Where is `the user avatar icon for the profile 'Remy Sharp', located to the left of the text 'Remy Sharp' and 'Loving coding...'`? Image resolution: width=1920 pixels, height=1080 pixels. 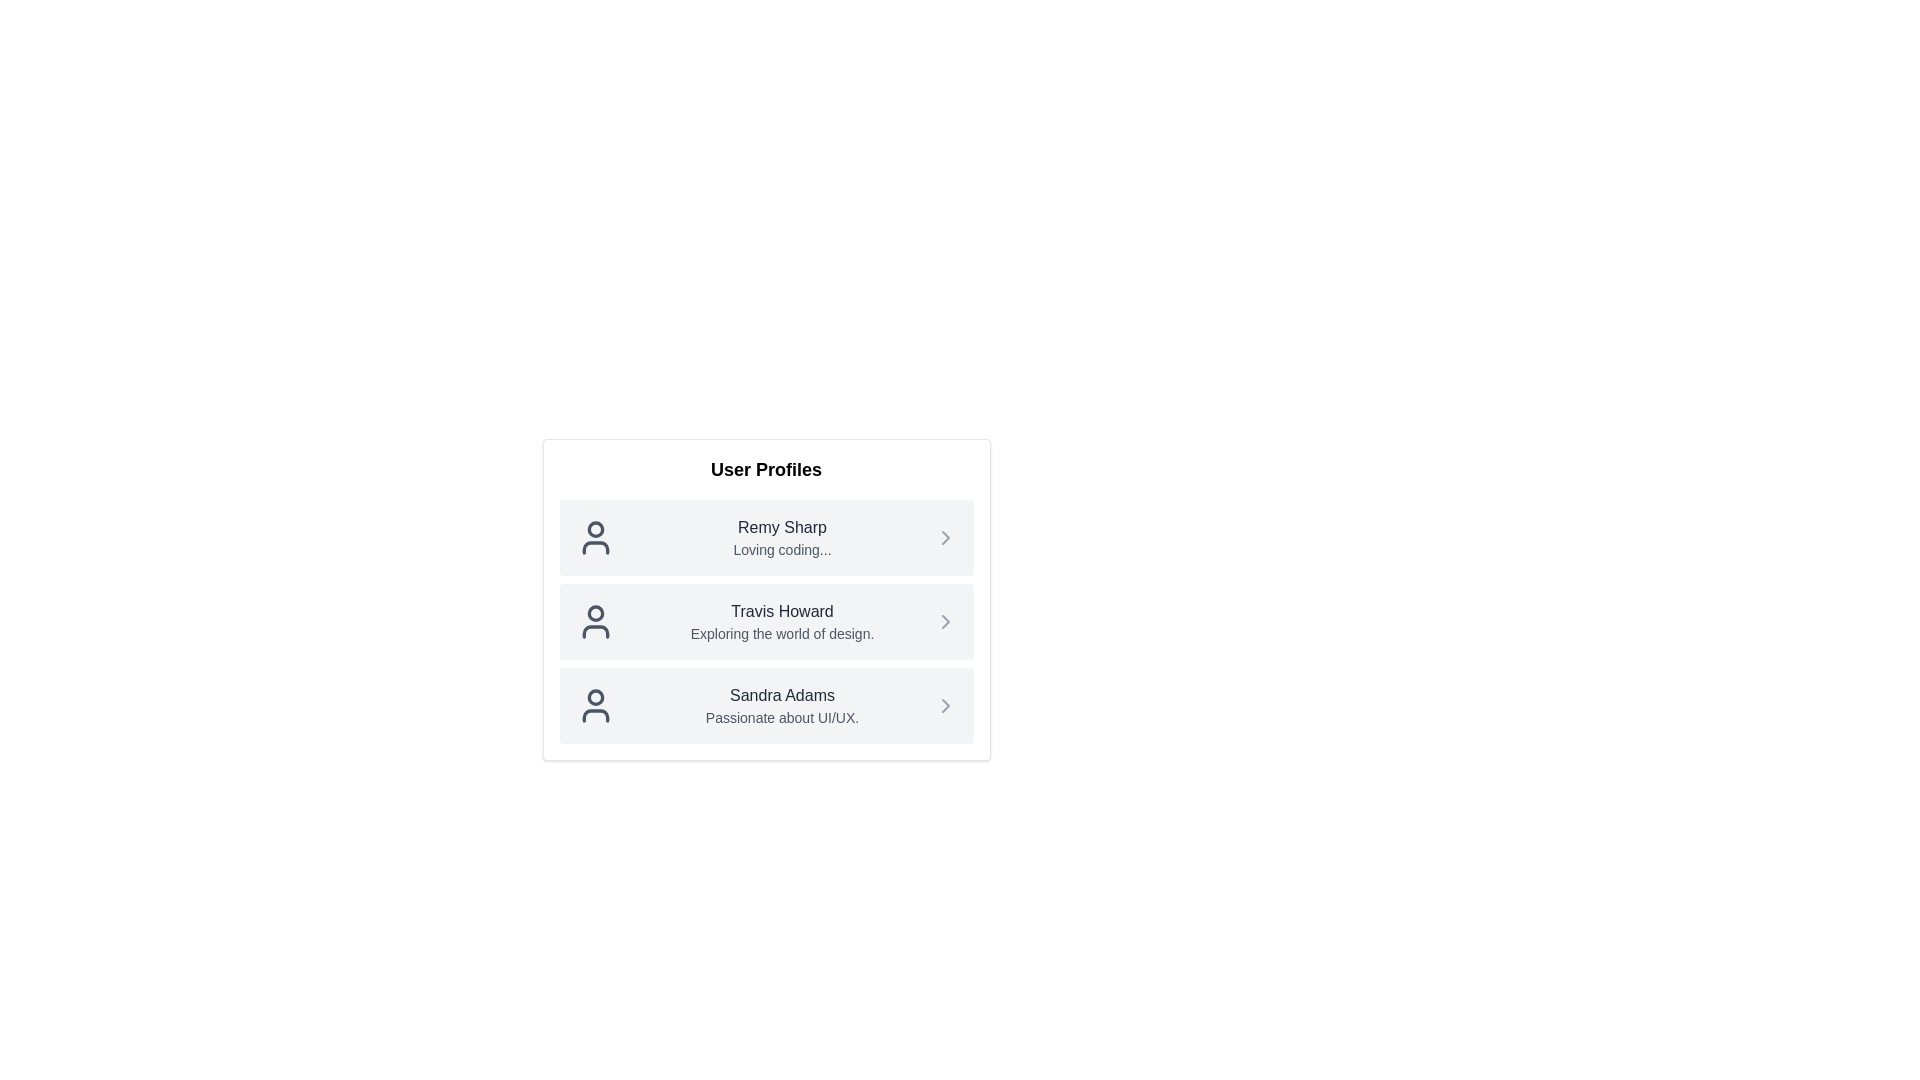
the user avatar icon for the profile 'Remy Sharp', located to the left of the text 'Remy Sharp' and 'Loving coding...' is located at coordinates (594, 536).